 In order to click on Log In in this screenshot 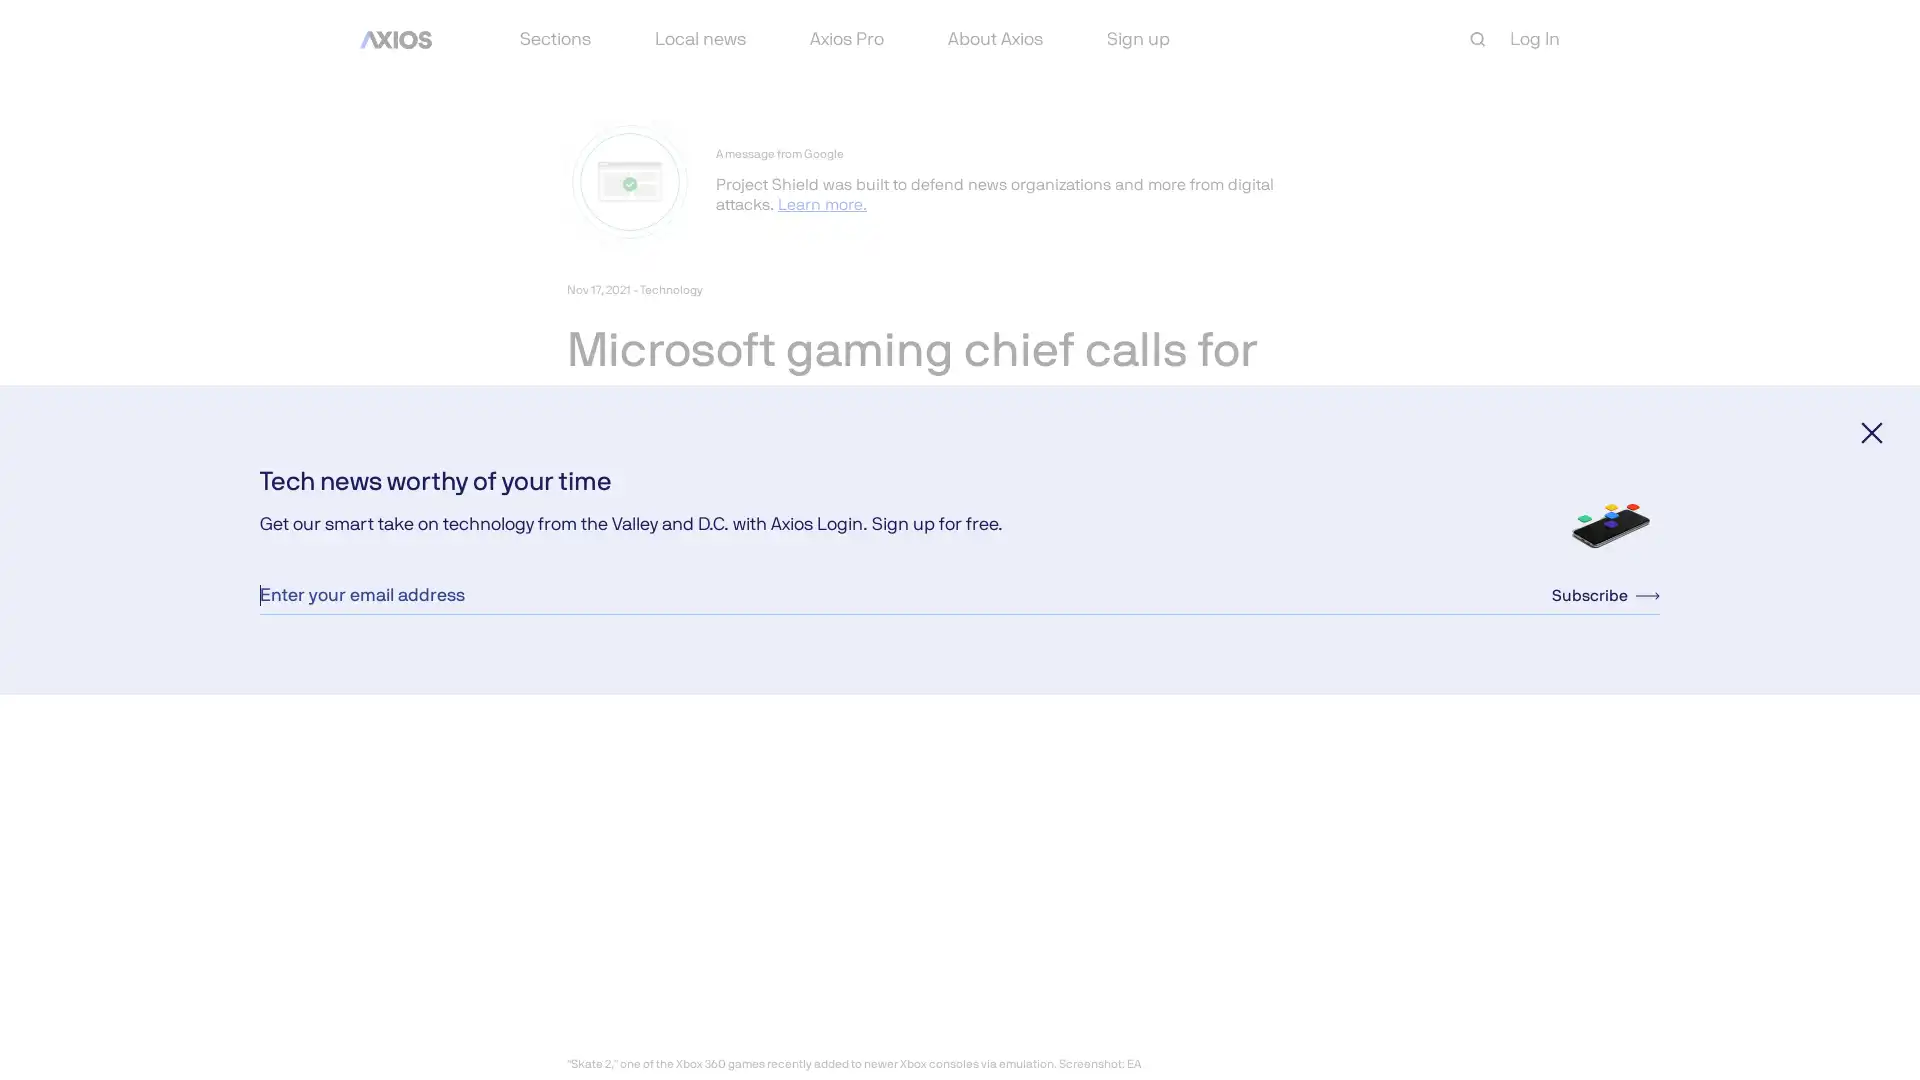, I will do `click(1534, 38)`.